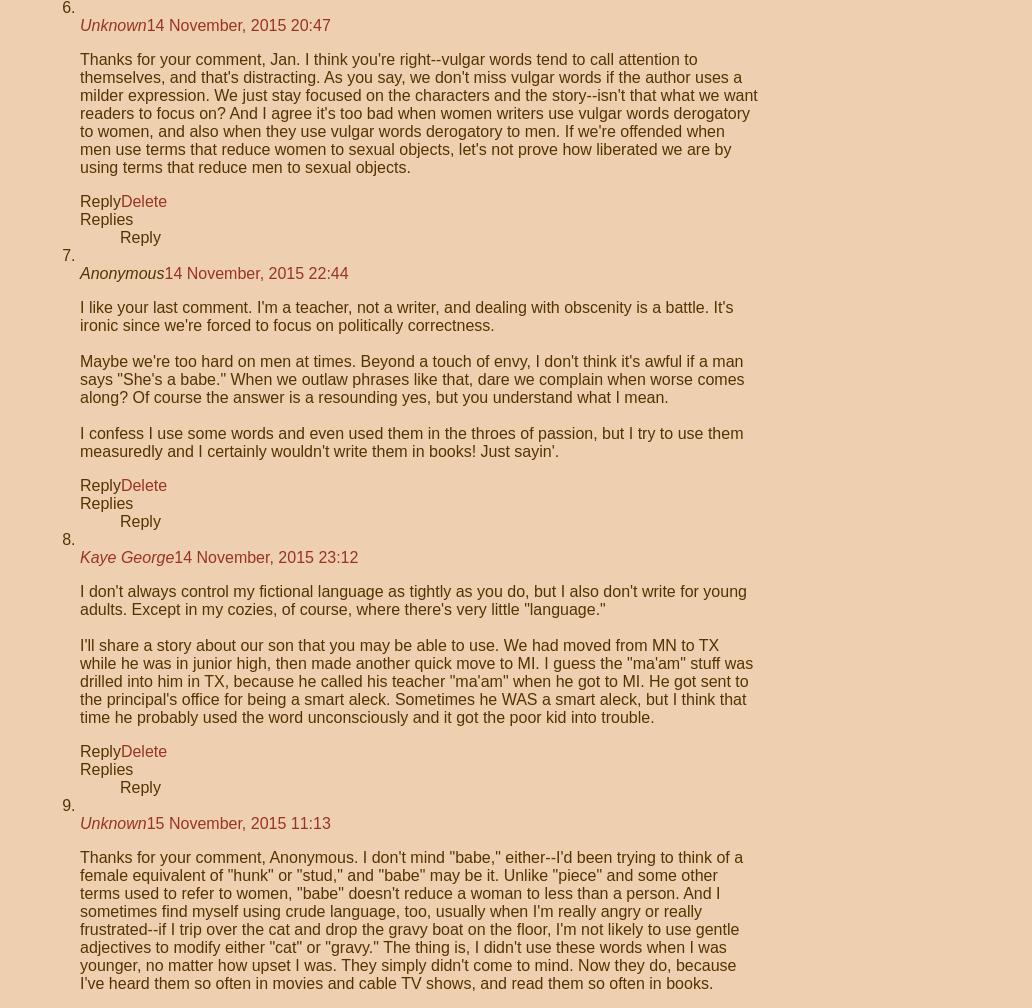 This screenshot has width=1032, height=1008. Describe the element at coordinates (121, 273) in the screenshot. I see `'Anonymous'` at that location.